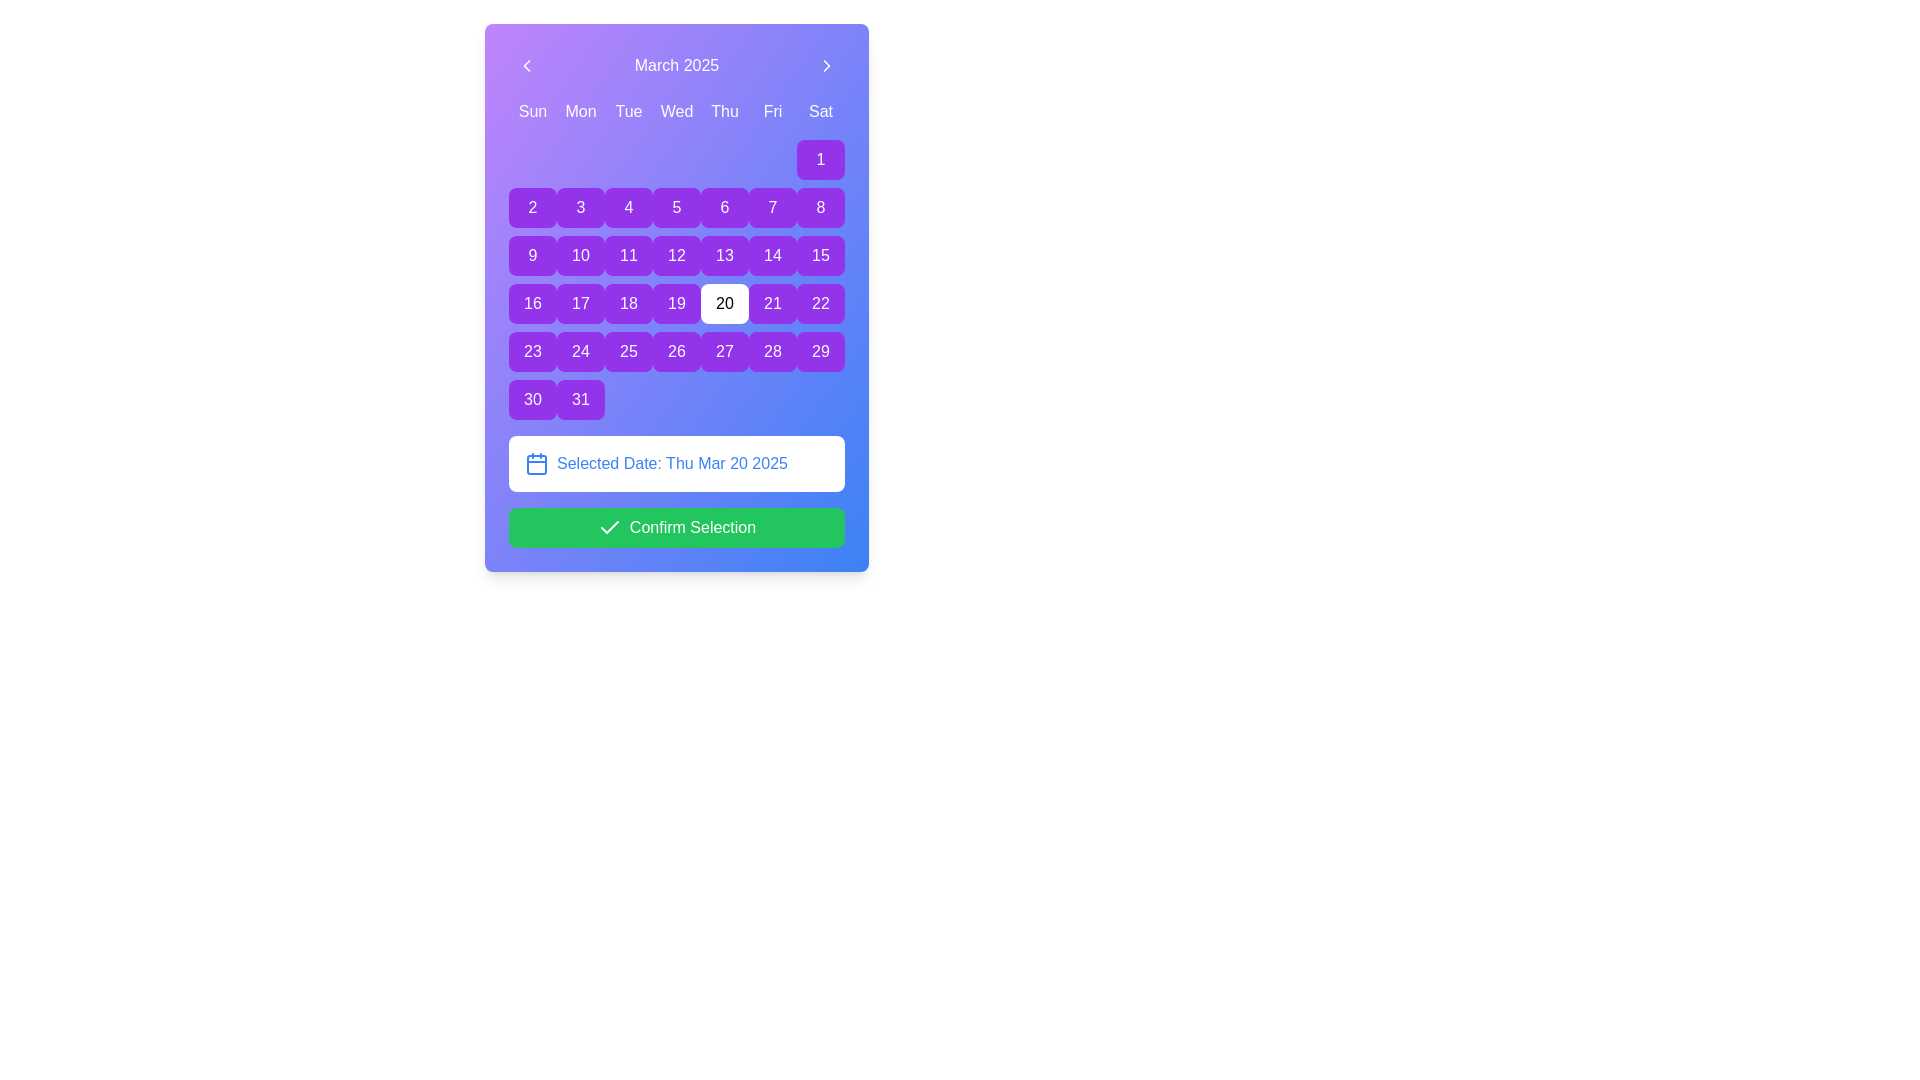 The image size is (1920, 1080). Describe the element at coordinates (820, 304) in the screenshot. I see `the button displaying the number '22' with a purple background in the calendar grid for March 2025` at that location.